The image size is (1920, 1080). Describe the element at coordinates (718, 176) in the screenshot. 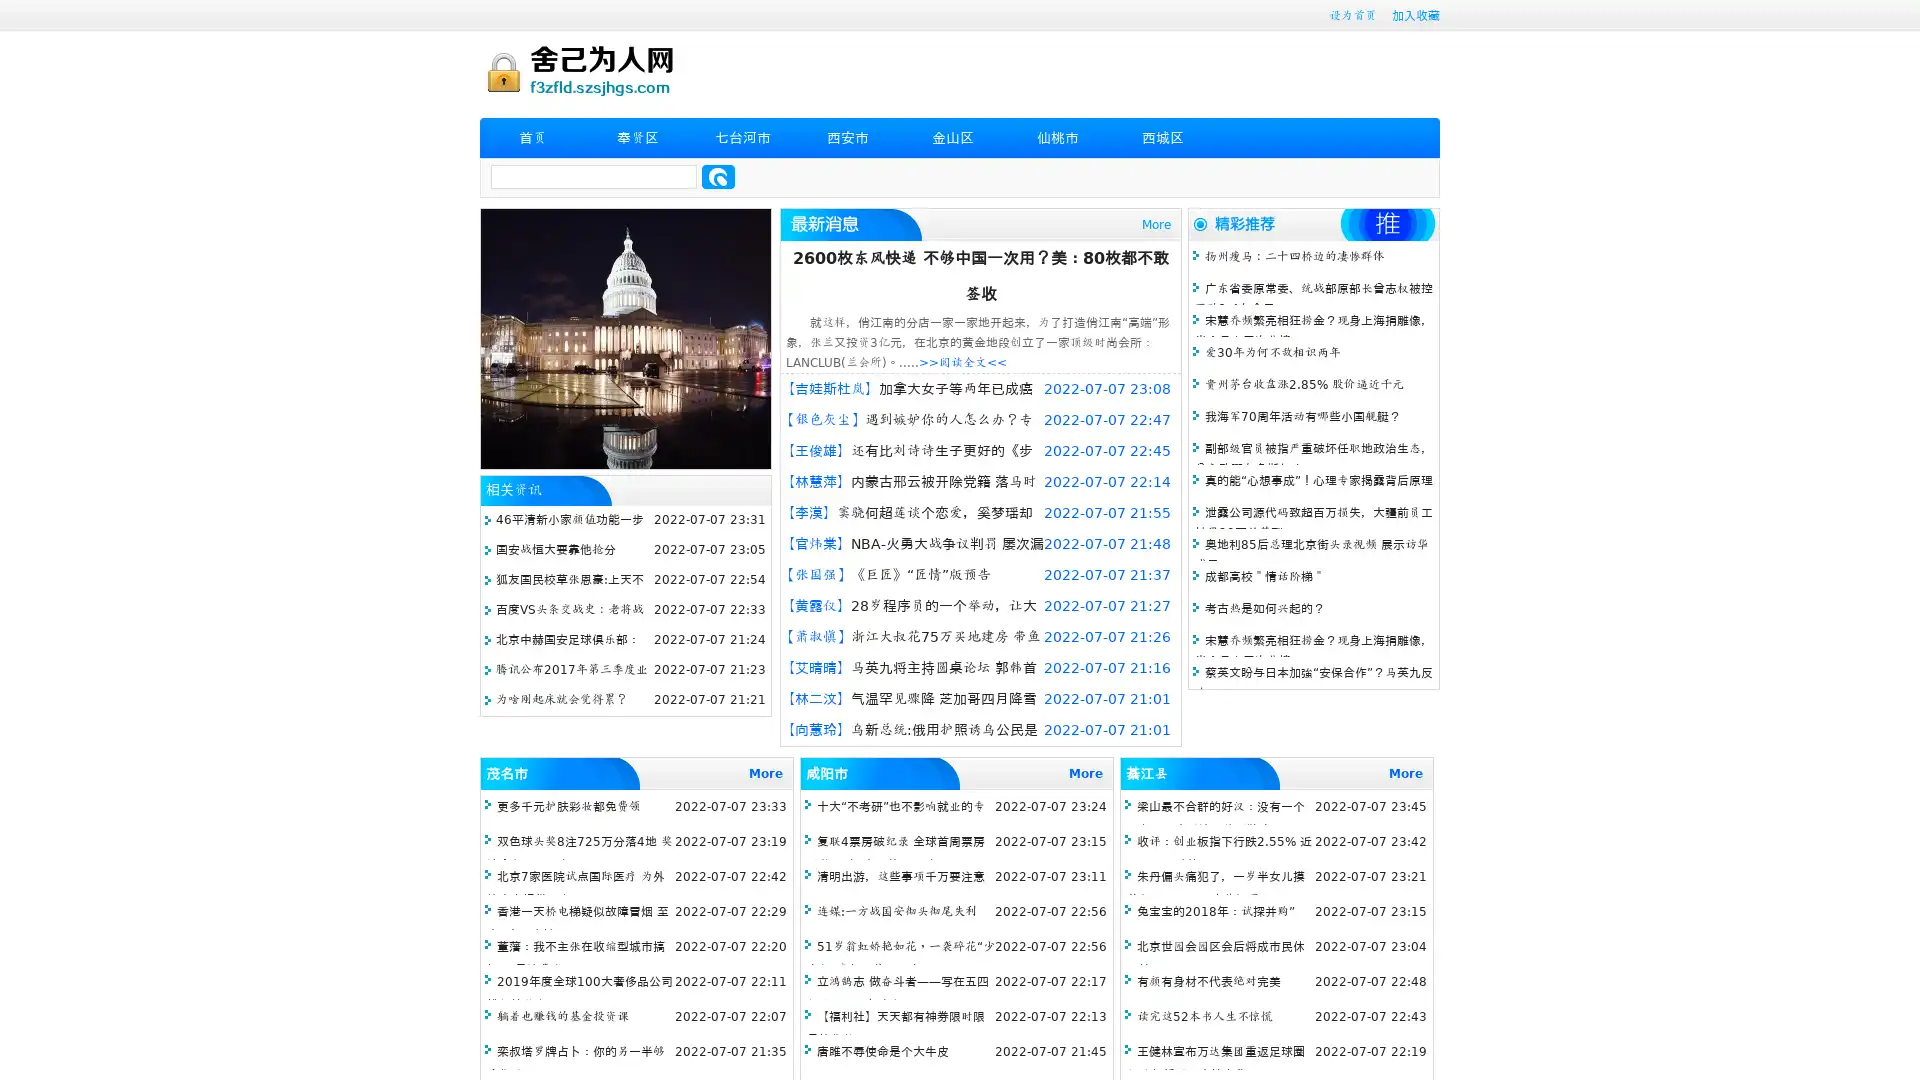

I see `Search` at that location.